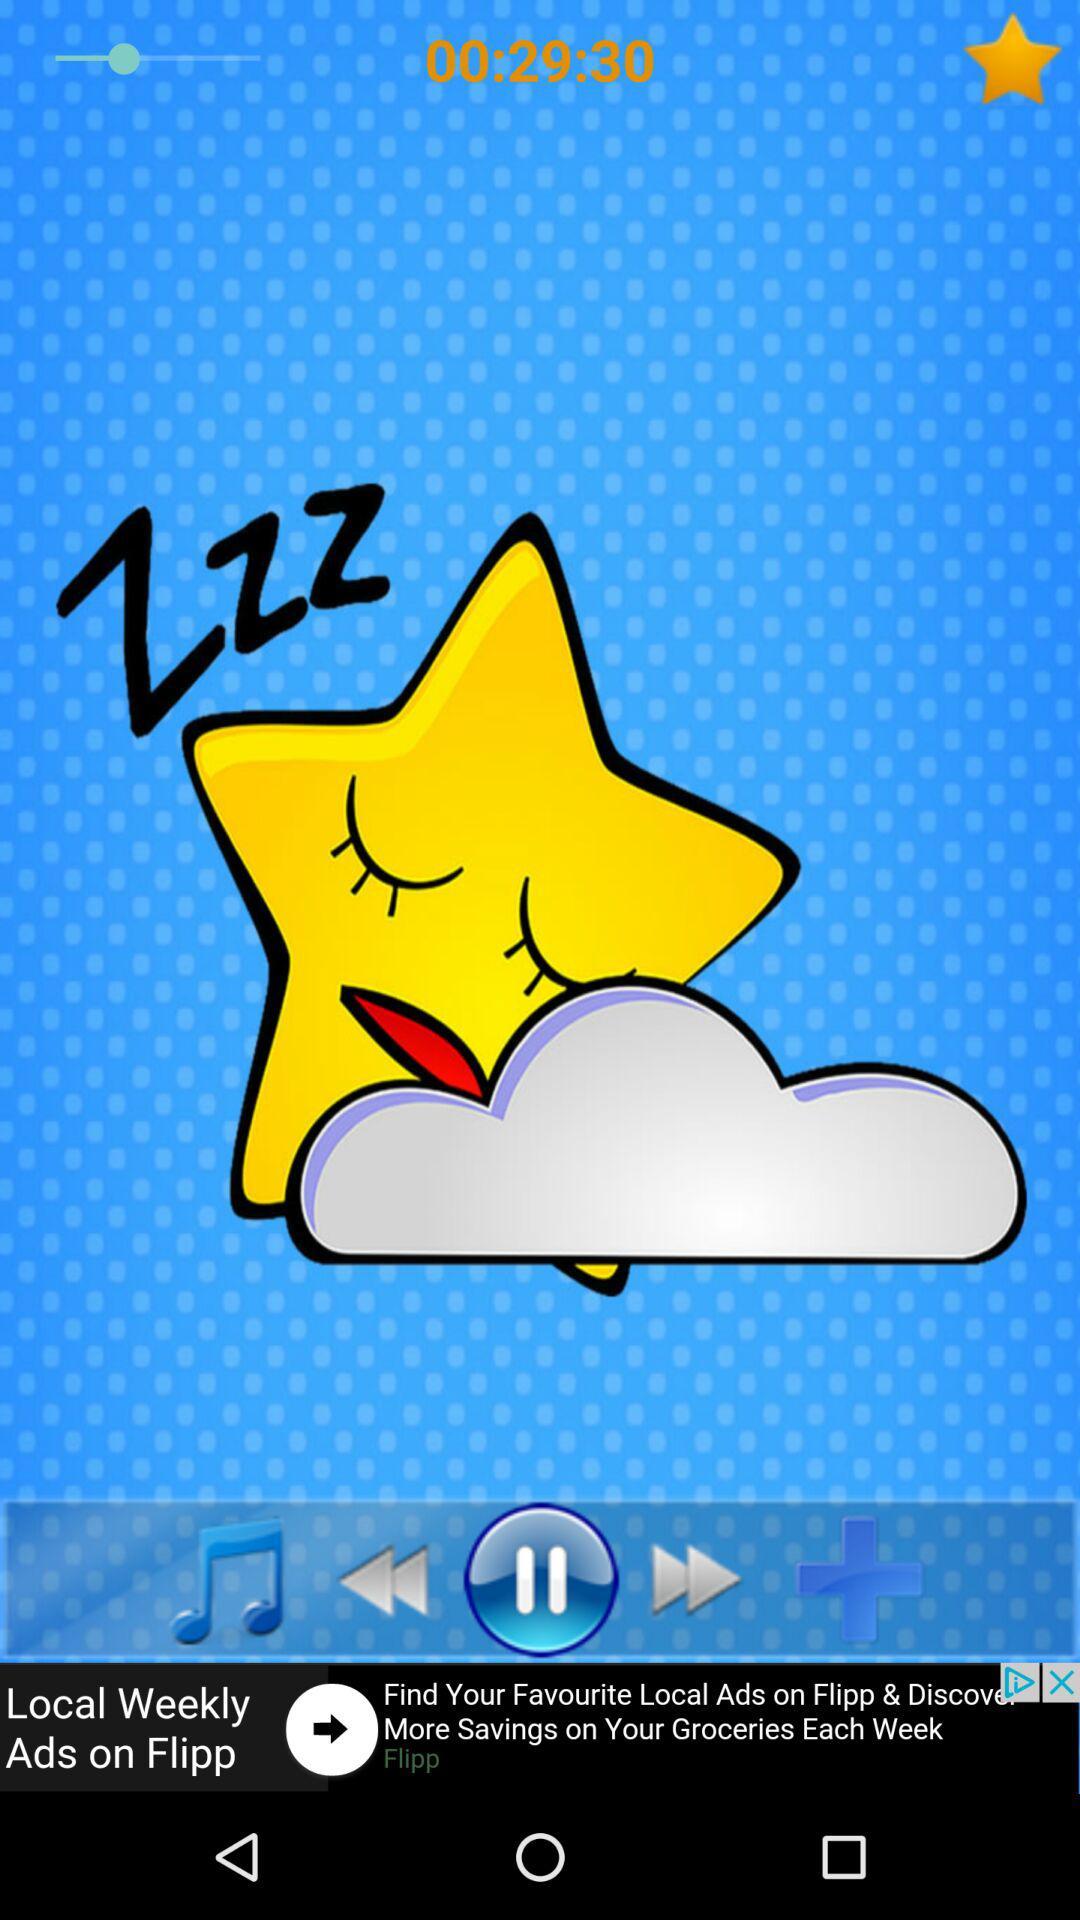 This screenshot has height=1920, width=1080. I want to click on the av_rewind icon, so click(371, 1577).